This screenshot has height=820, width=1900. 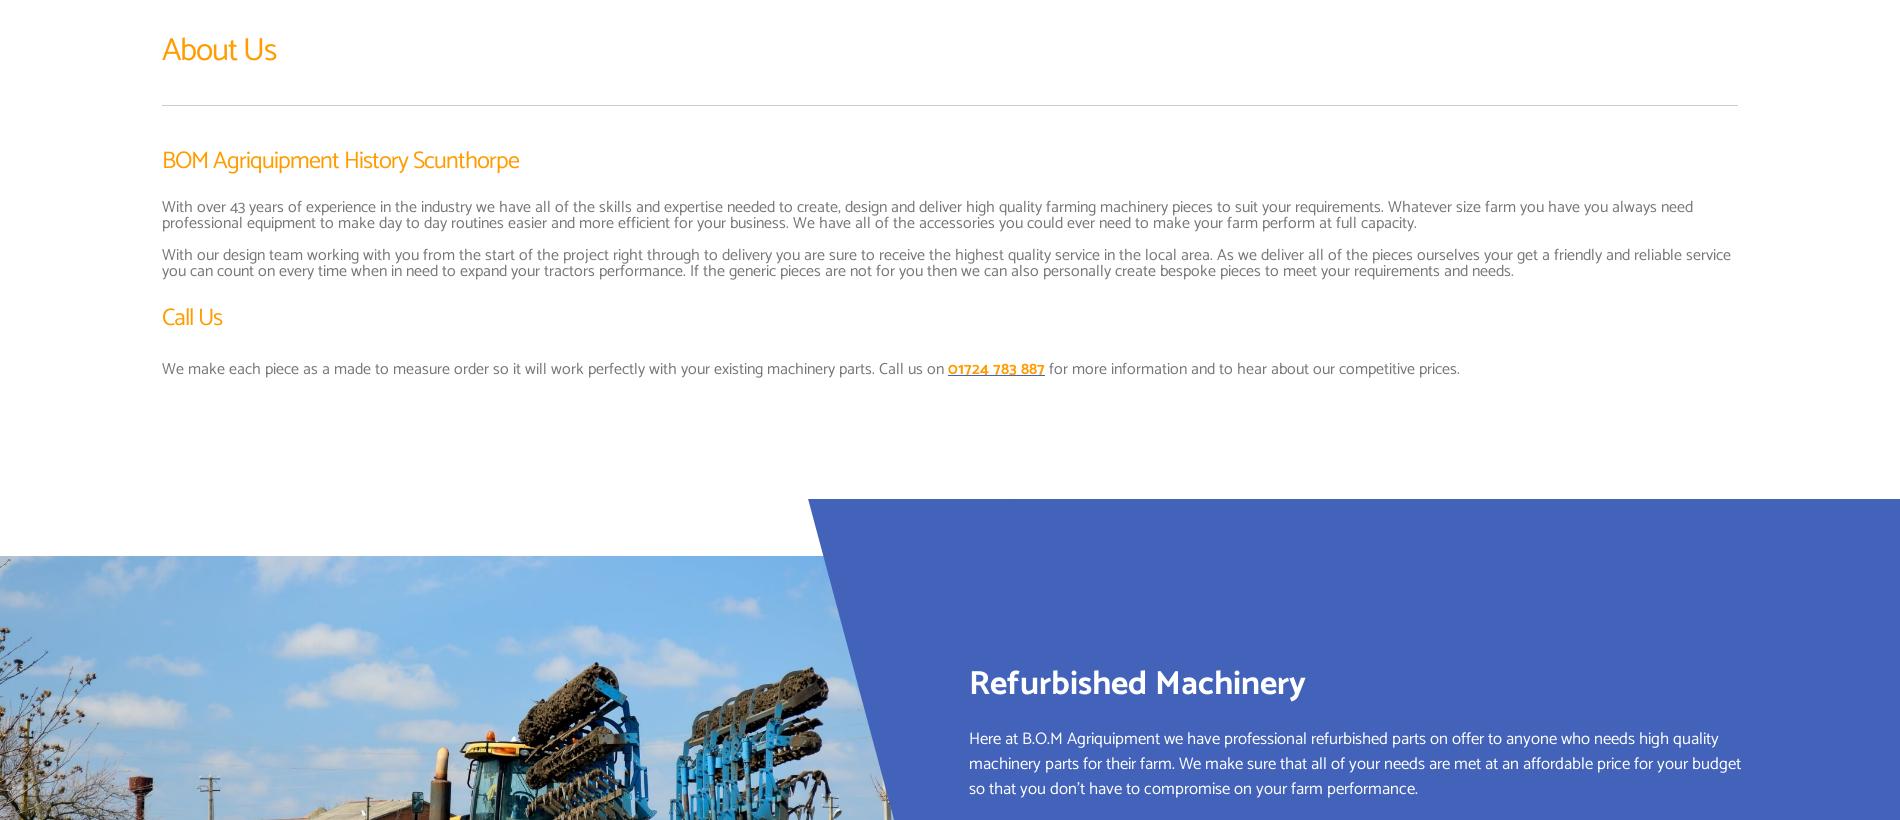 I want to click on 'With our design team working with you from the start of the project right through to delivery you are sure to receive the highest quality service in the local area. As we
deliver all of the pieces ourselves your get a friendly and reliable service you can count on every time when in need to expand your tractors performance. If the generic pieces are not for you then we can also personally create bespoke pieces to meet your requirements and needs.', so click(x=945, y=262).